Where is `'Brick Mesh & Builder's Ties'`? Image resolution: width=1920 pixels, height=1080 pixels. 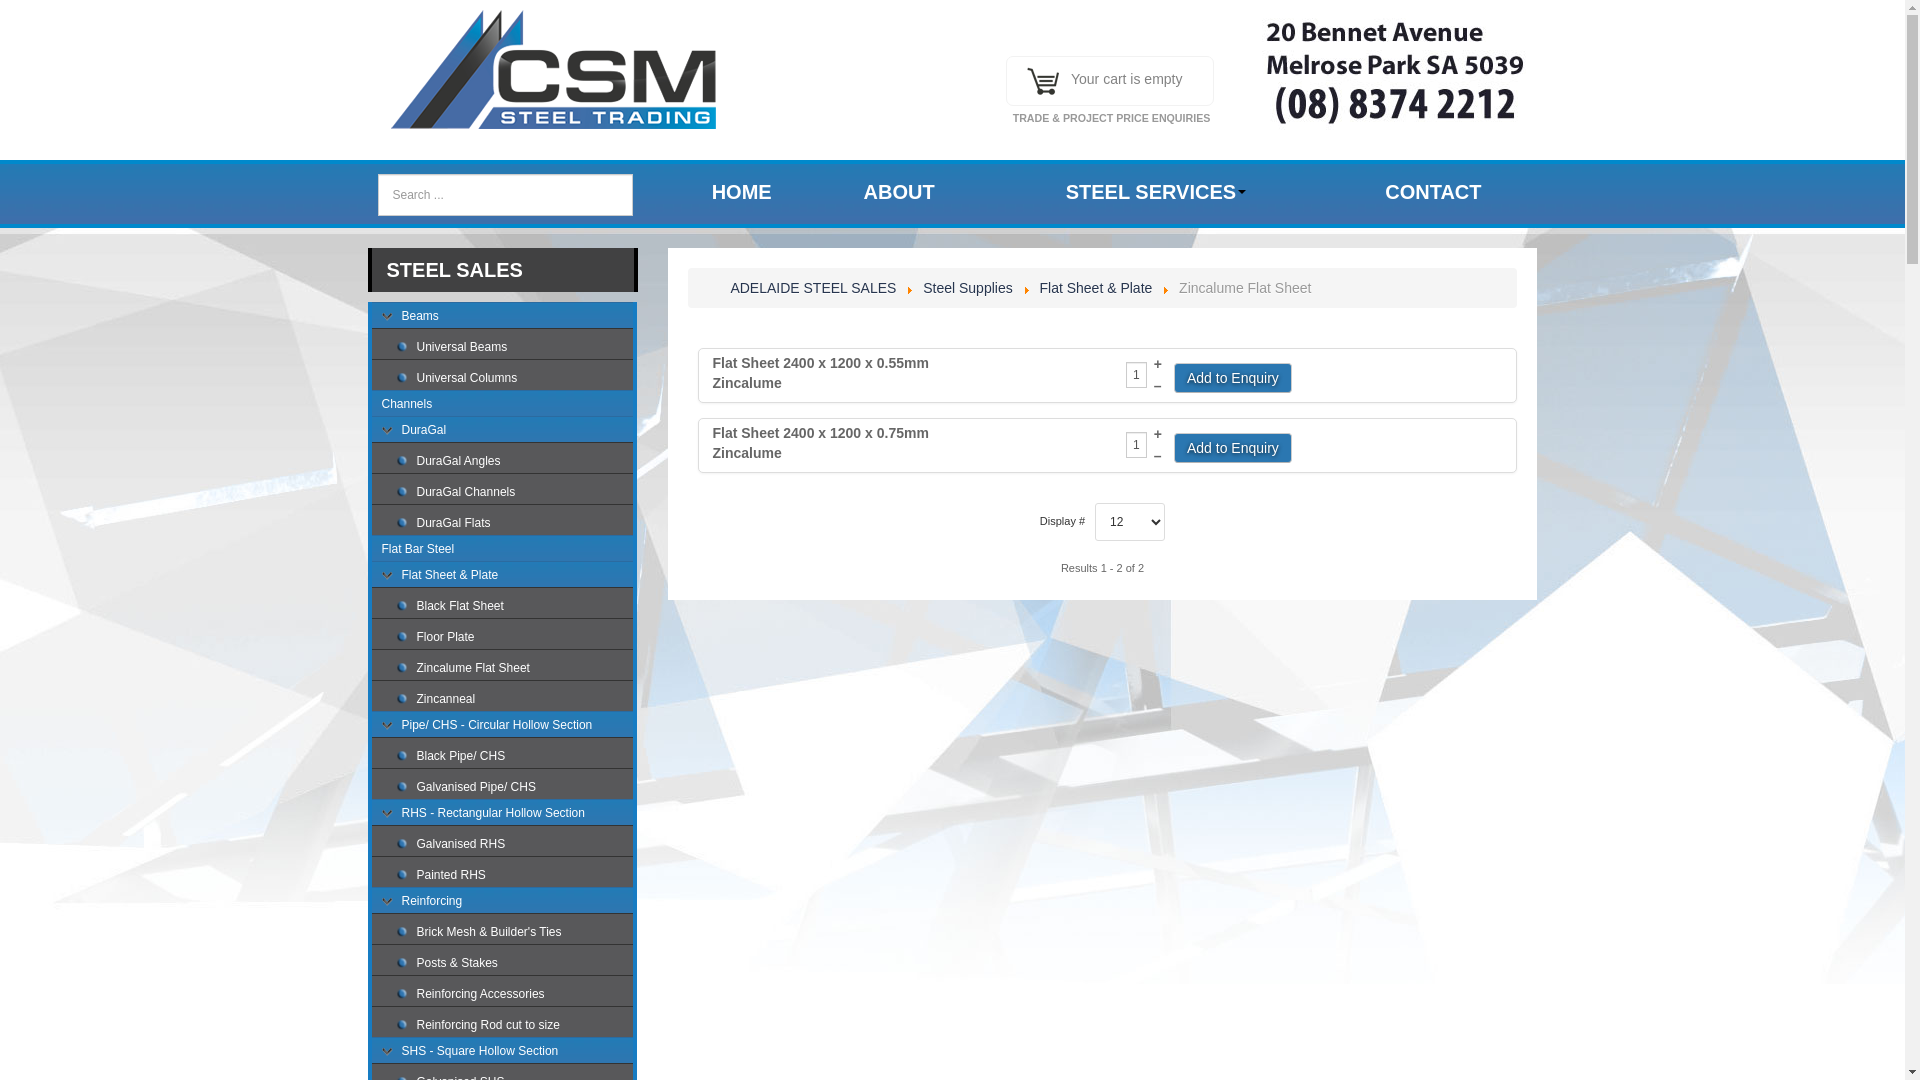 'Brick Mesh & Builder's Ties' is located at coordinates (514, 933).